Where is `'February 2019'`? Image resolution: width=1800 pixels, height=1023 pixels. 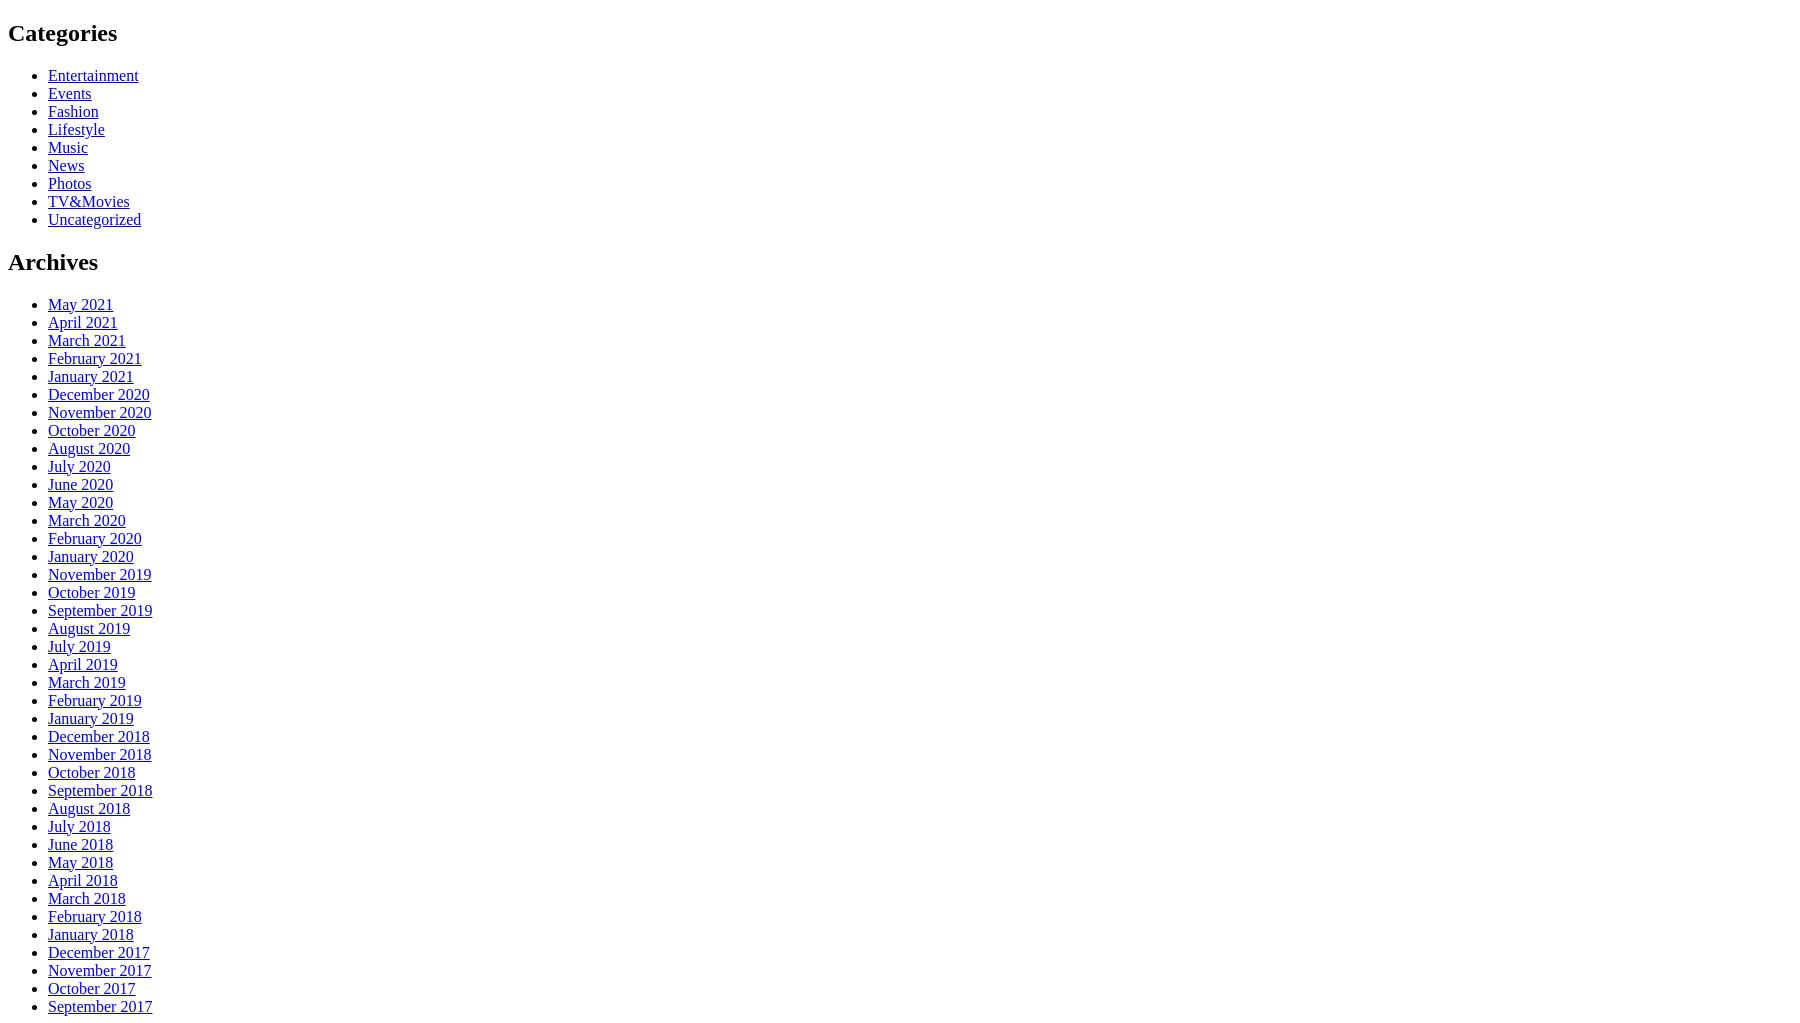
'February 2019' is located at coordinates (93, 698).